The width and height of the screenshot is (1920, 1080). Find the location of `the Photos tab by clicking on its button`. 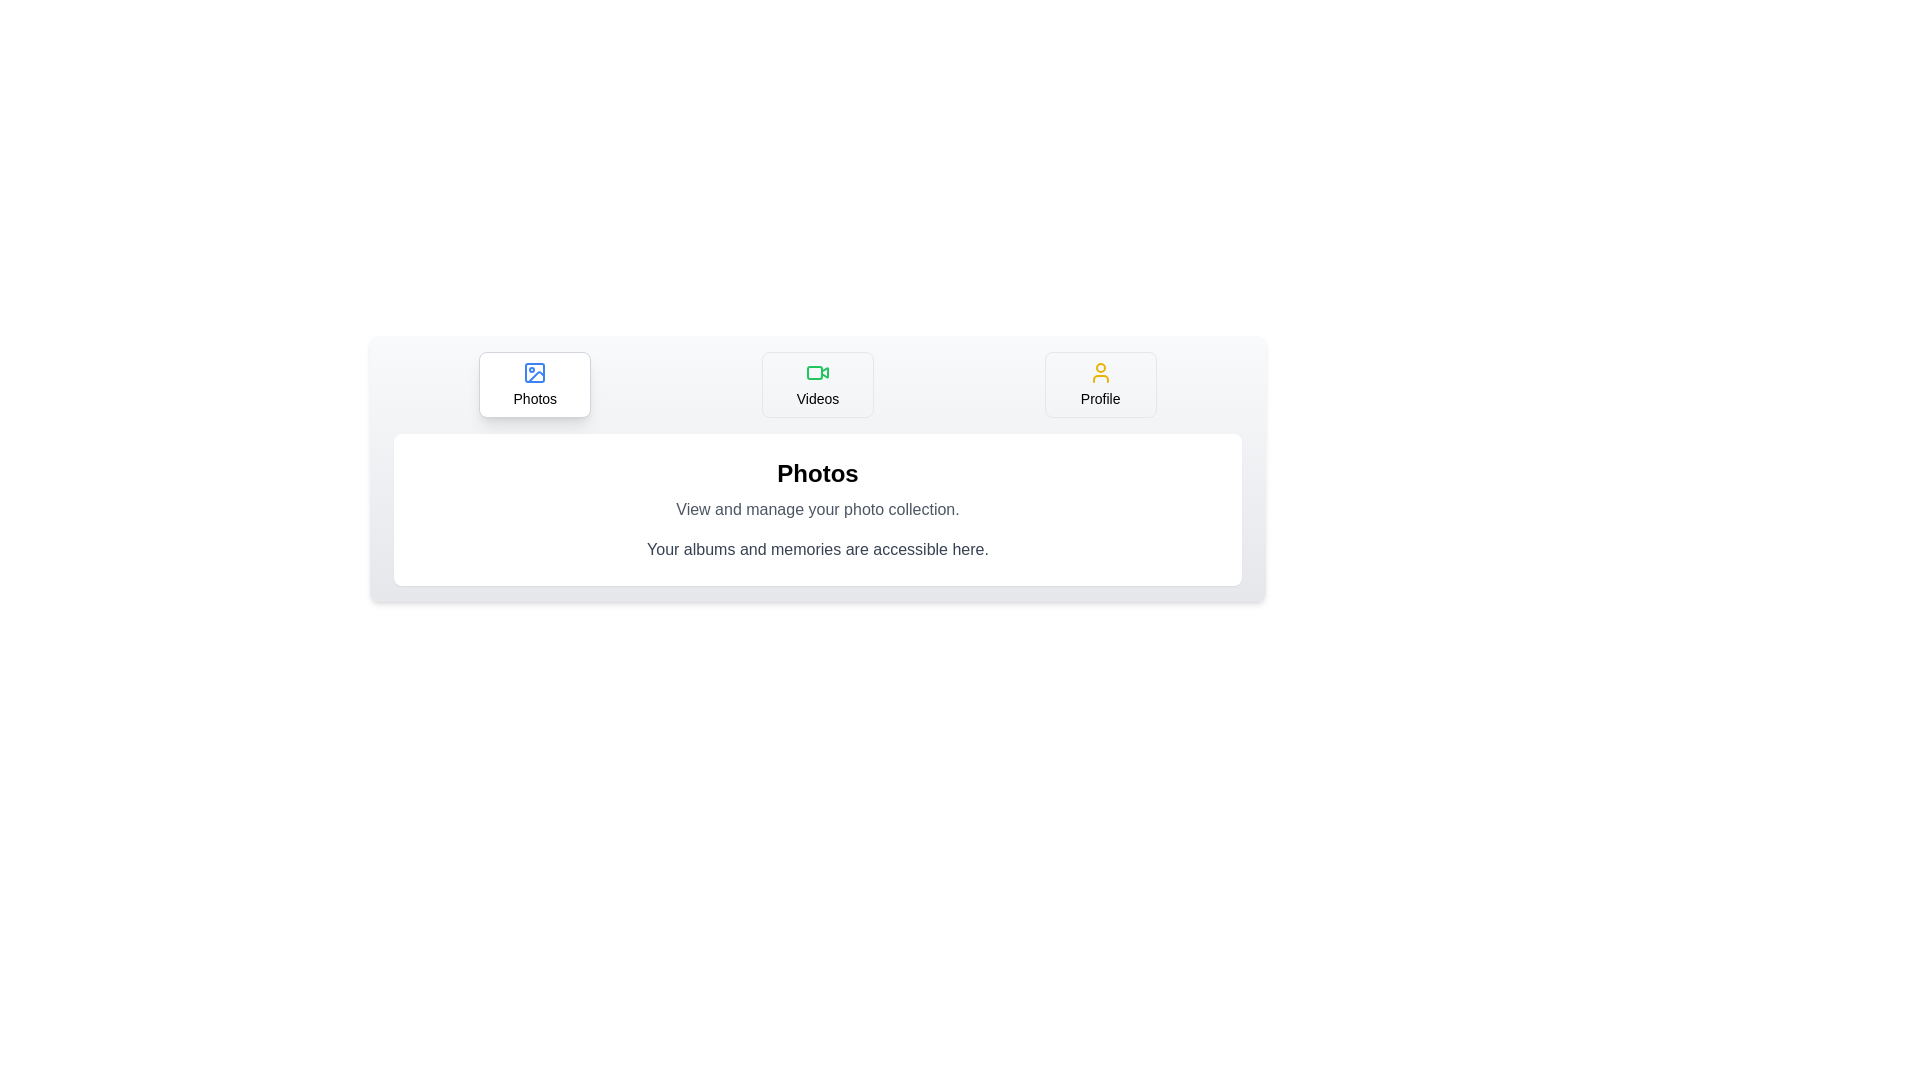

the Photos tab by clicking on its button is located at coordinates (535, 385).